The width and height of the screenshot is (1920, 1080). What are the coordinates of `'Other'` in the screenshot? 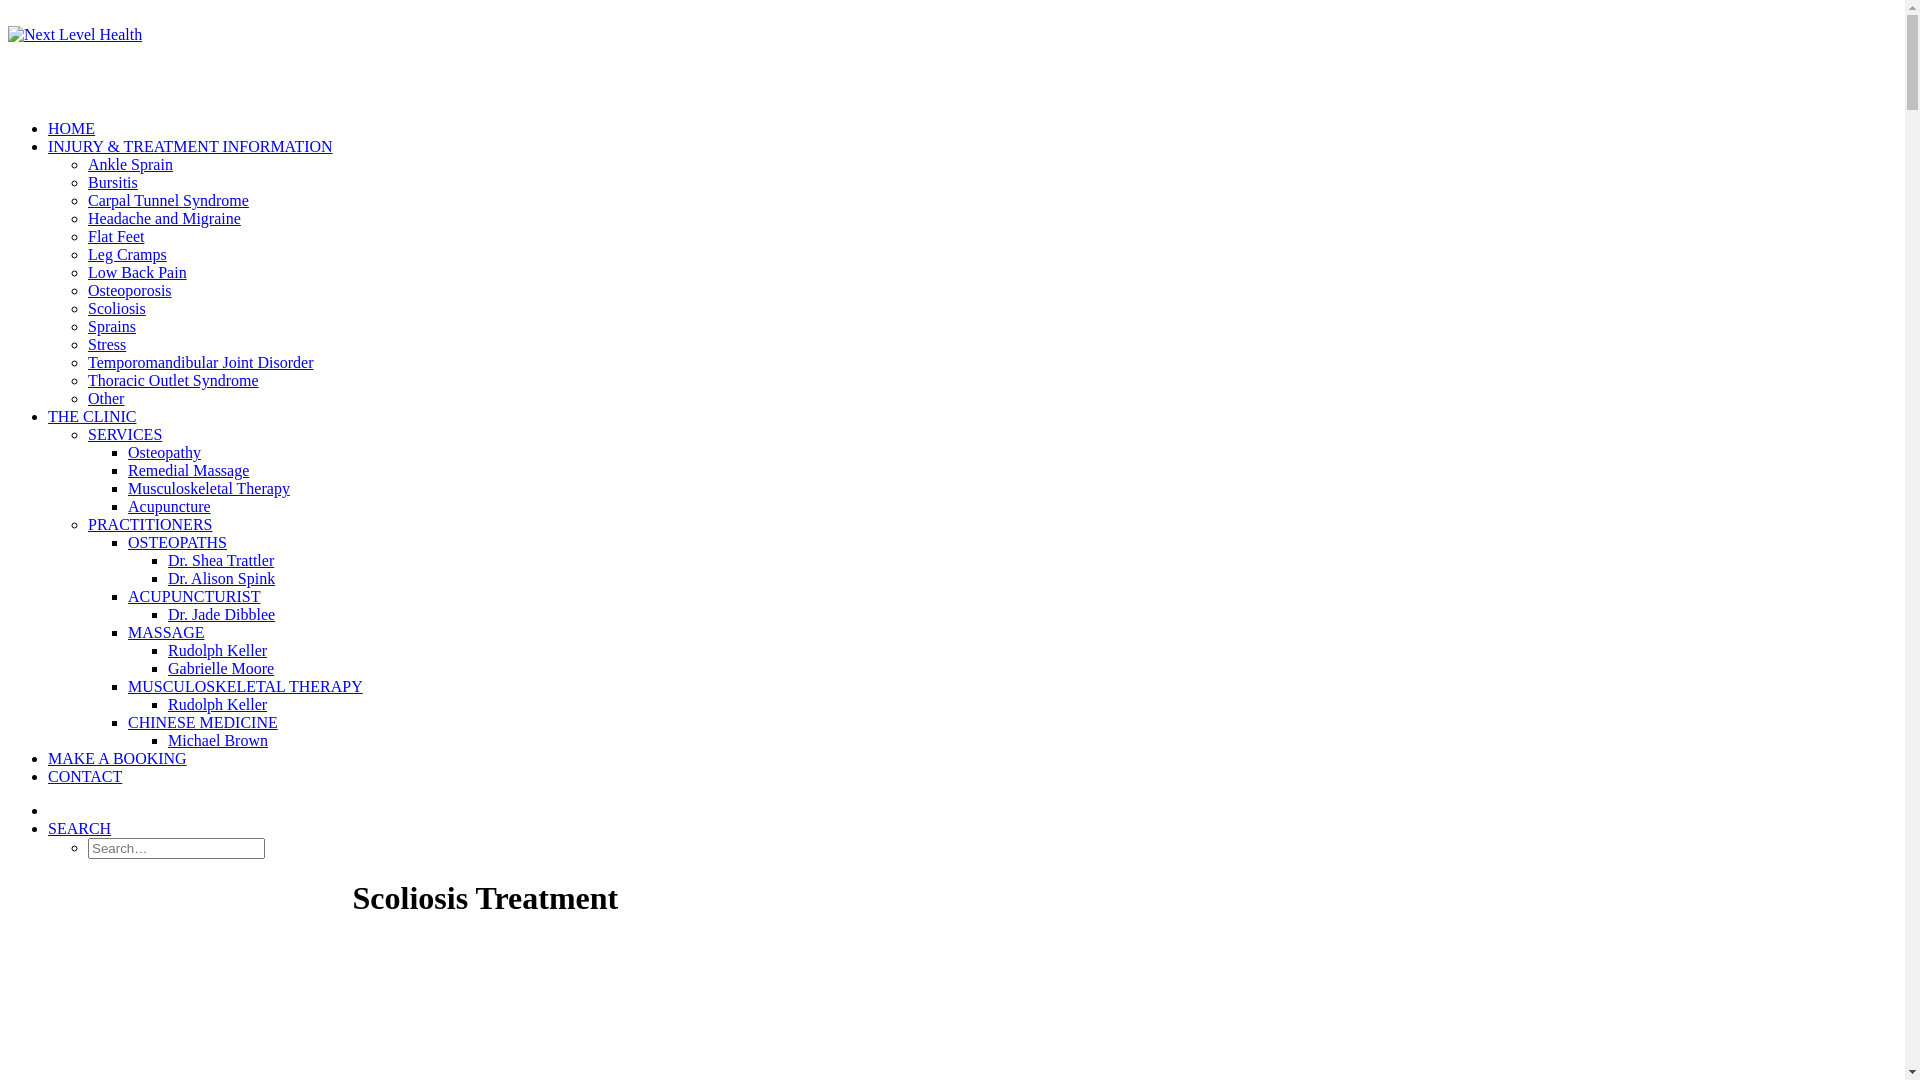 It's located at (86, 398).